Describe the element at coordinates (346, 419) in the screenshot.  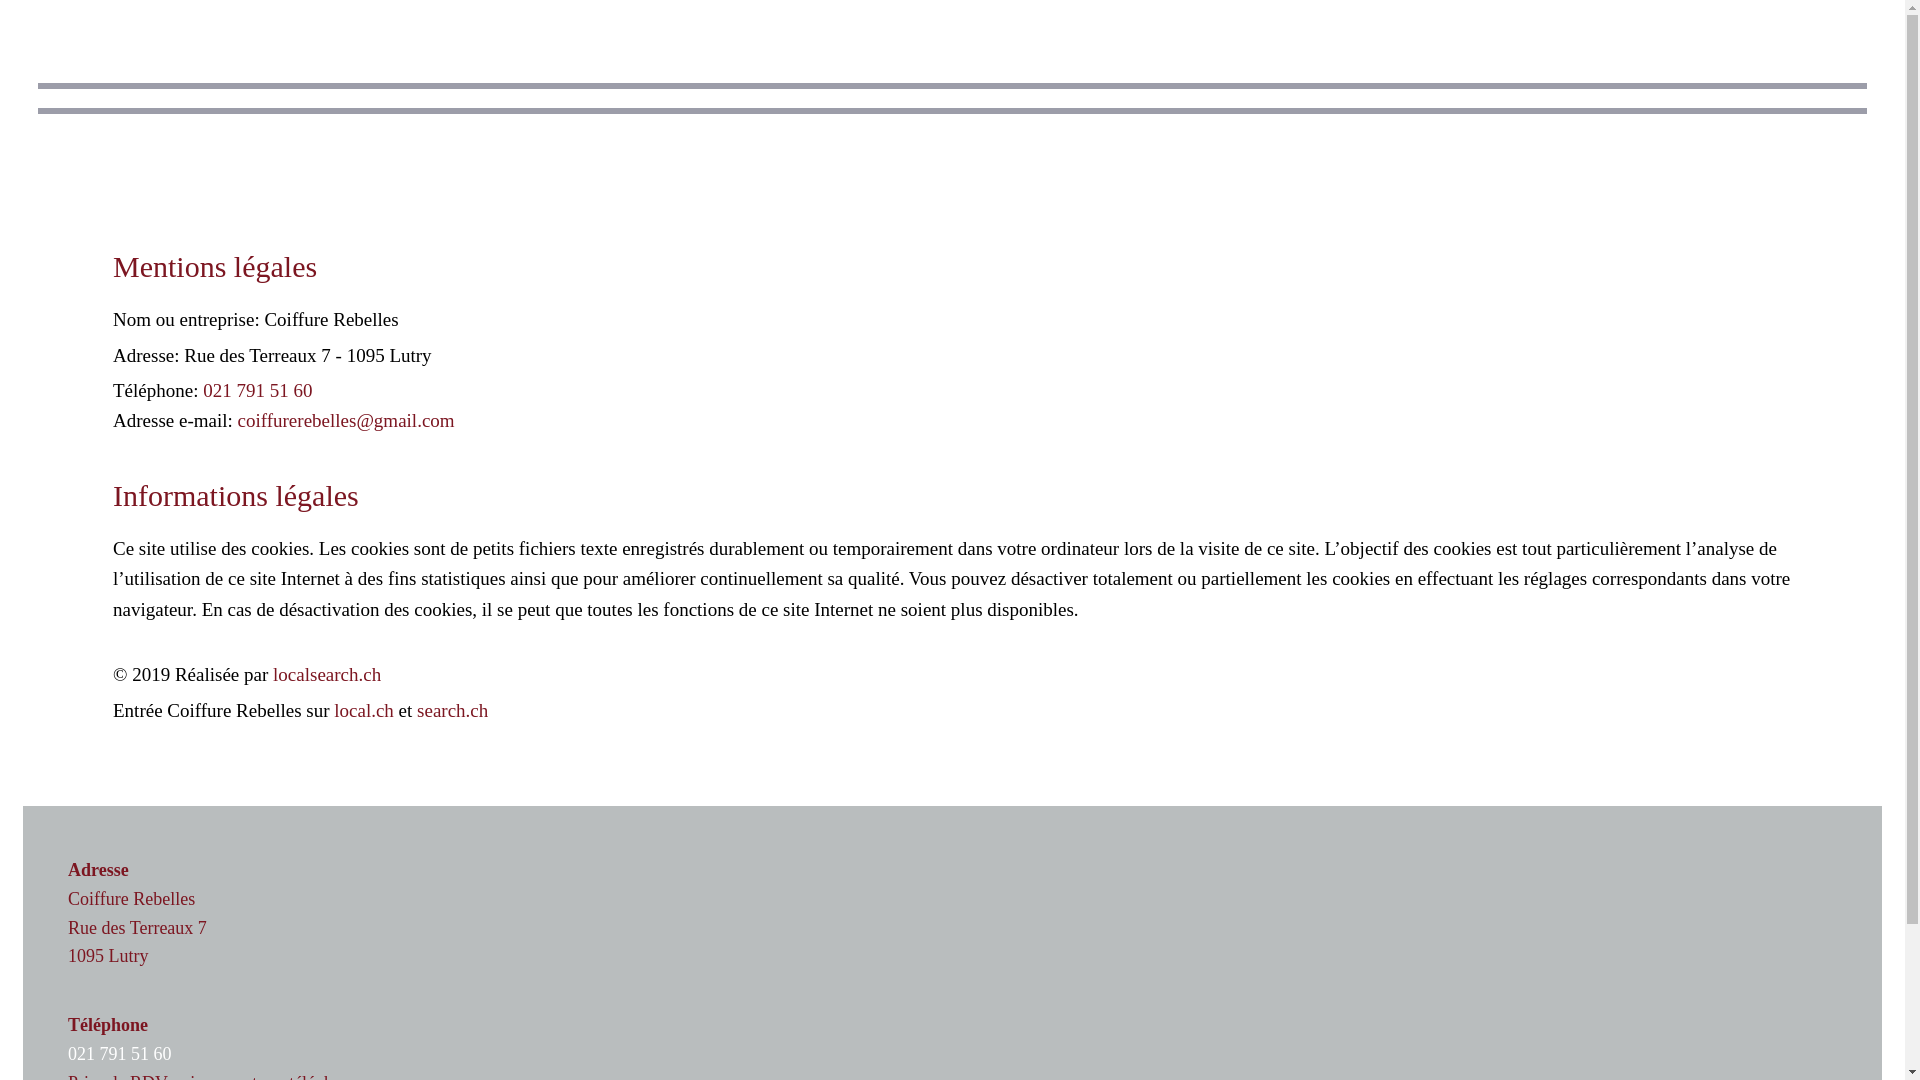
I see `'coiffurerebelles@gmail.com'` at that location.